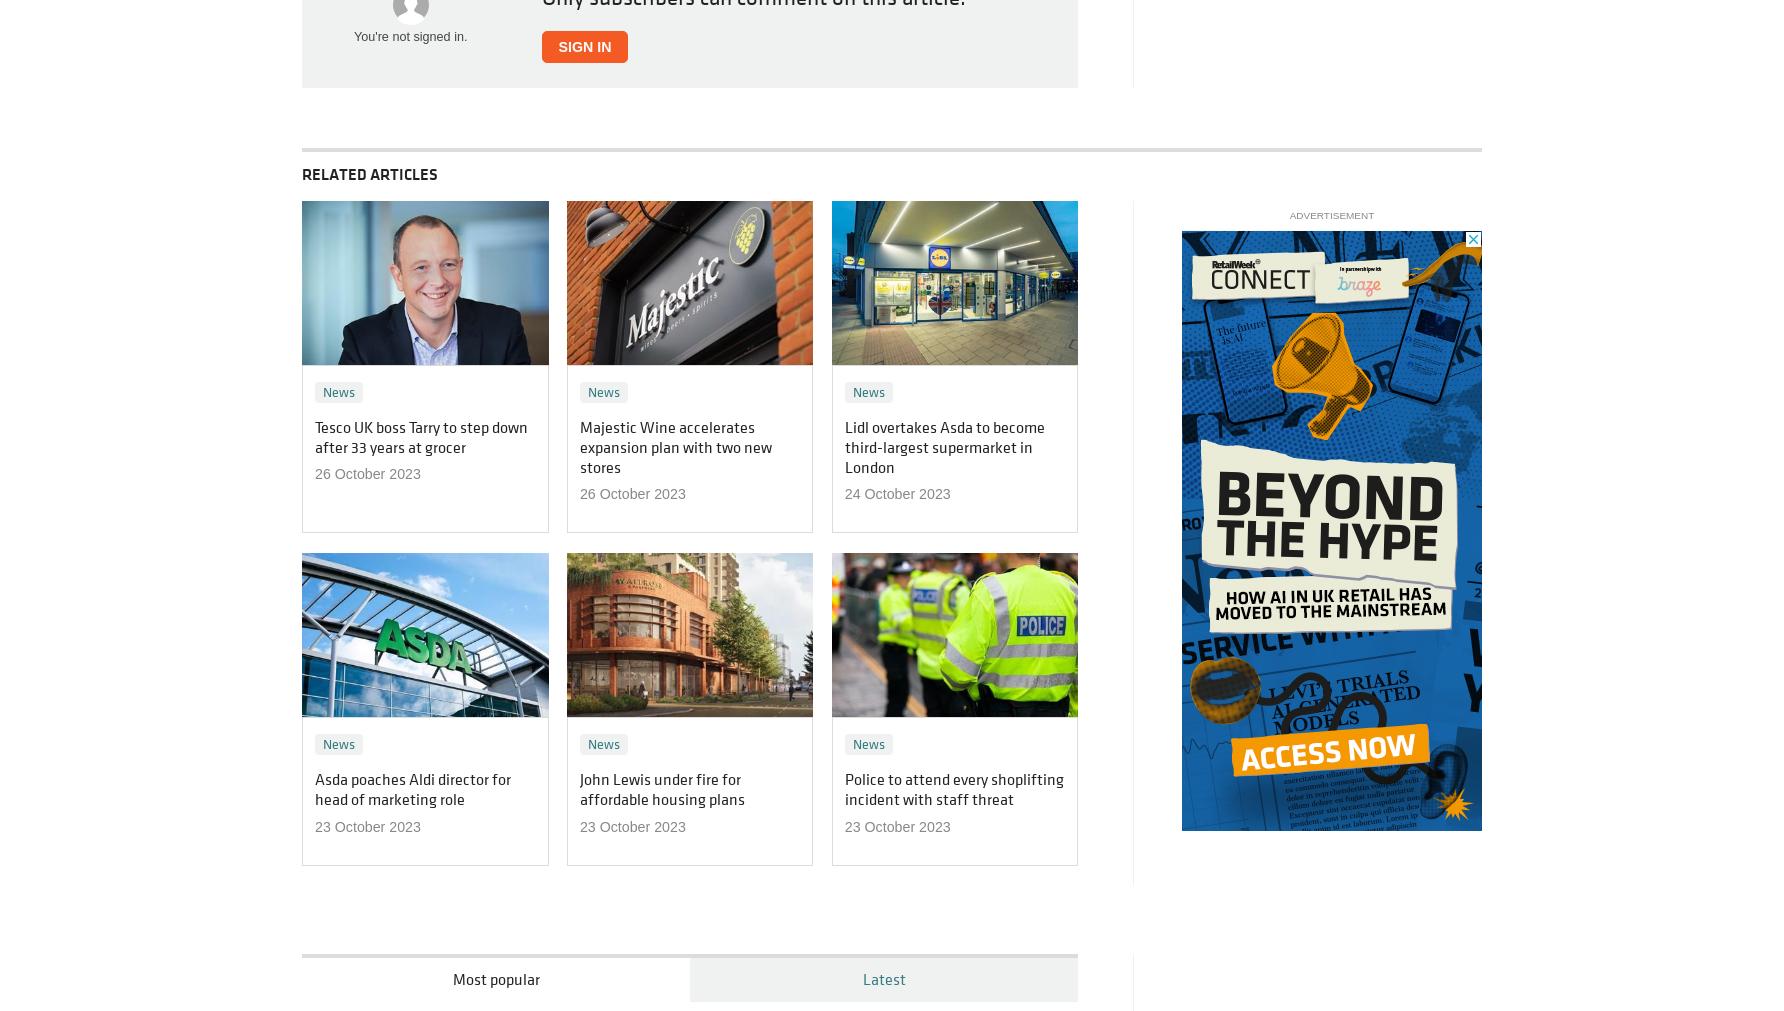 This screenshot has height=1011, width=1784. What do you see at coordinates (583, 45) in the screenshot?
I see `'Sign in'` at bounding box center [583, 45].